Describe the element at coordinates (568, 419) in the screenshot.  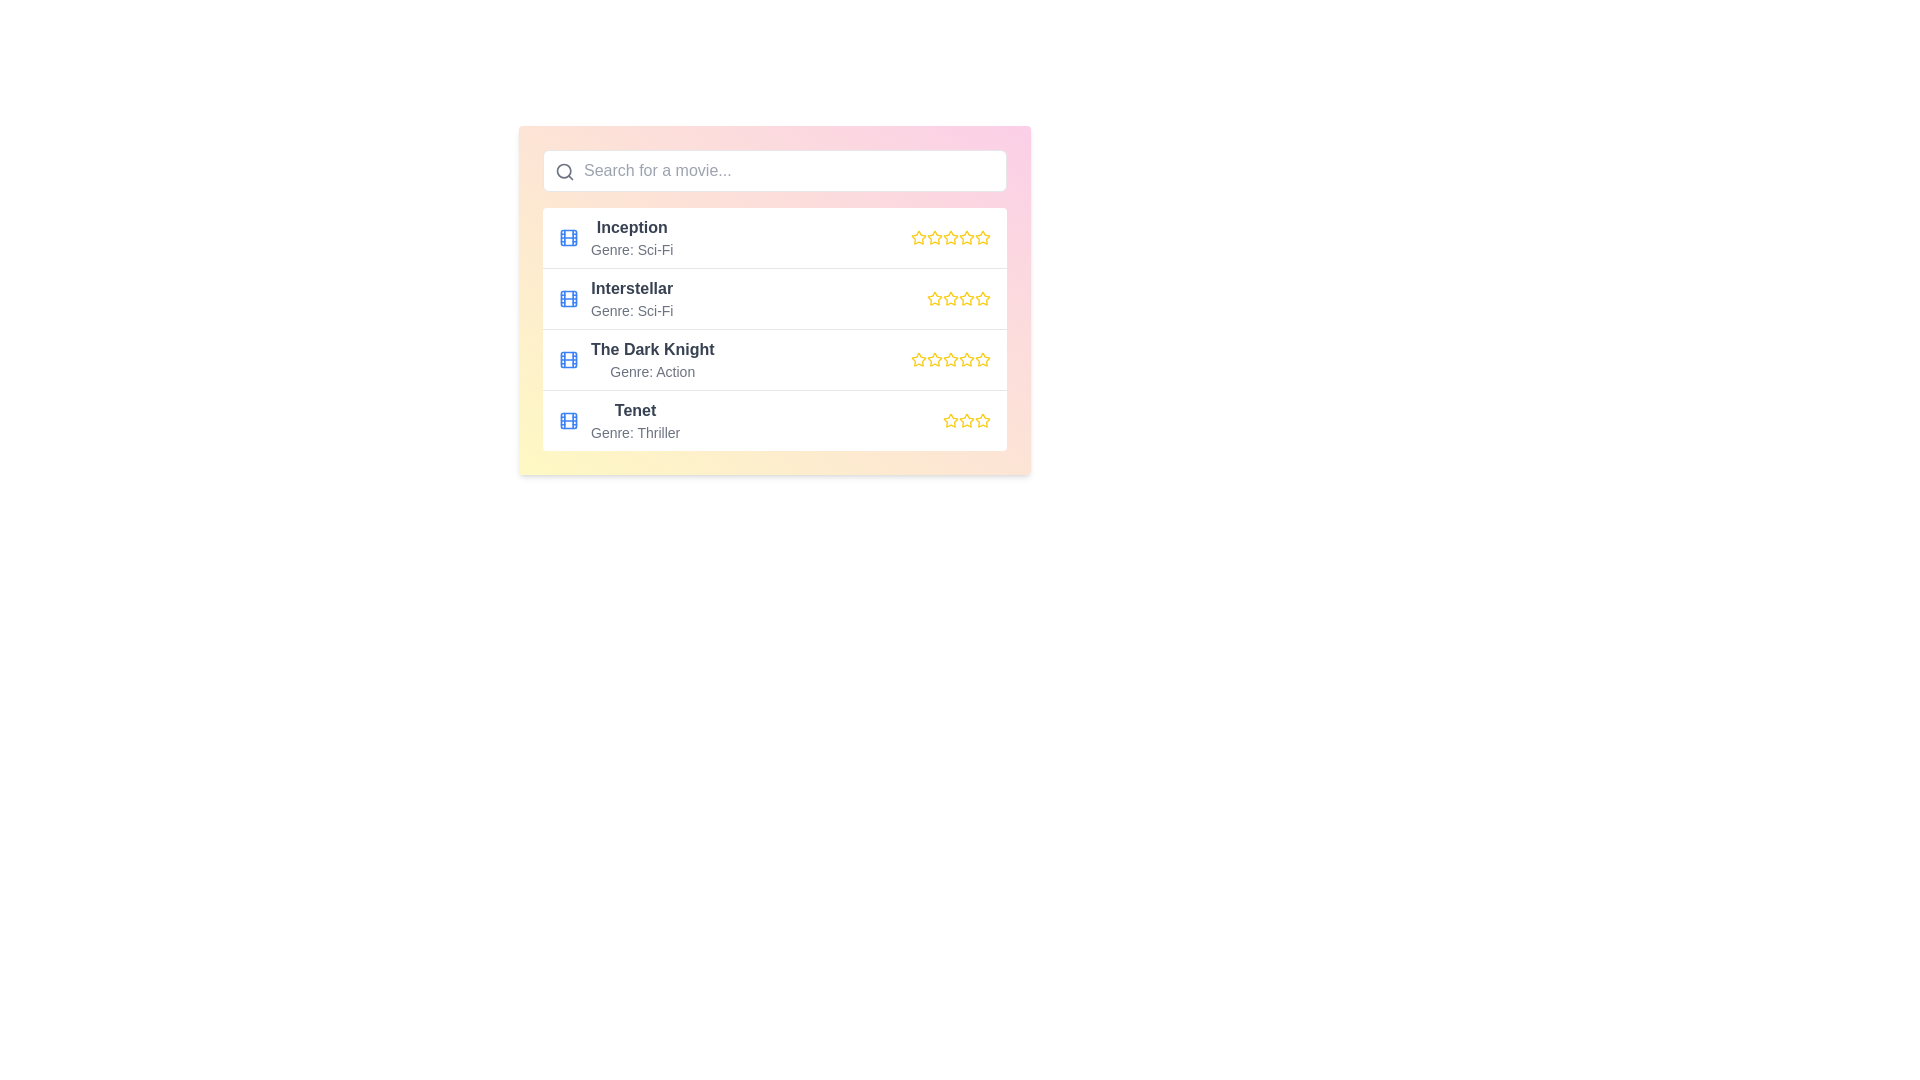
I see `the blue film strip icon located to the left of the 'Tenet' movie title and genre in the fourth movie entry of the list` at that location.